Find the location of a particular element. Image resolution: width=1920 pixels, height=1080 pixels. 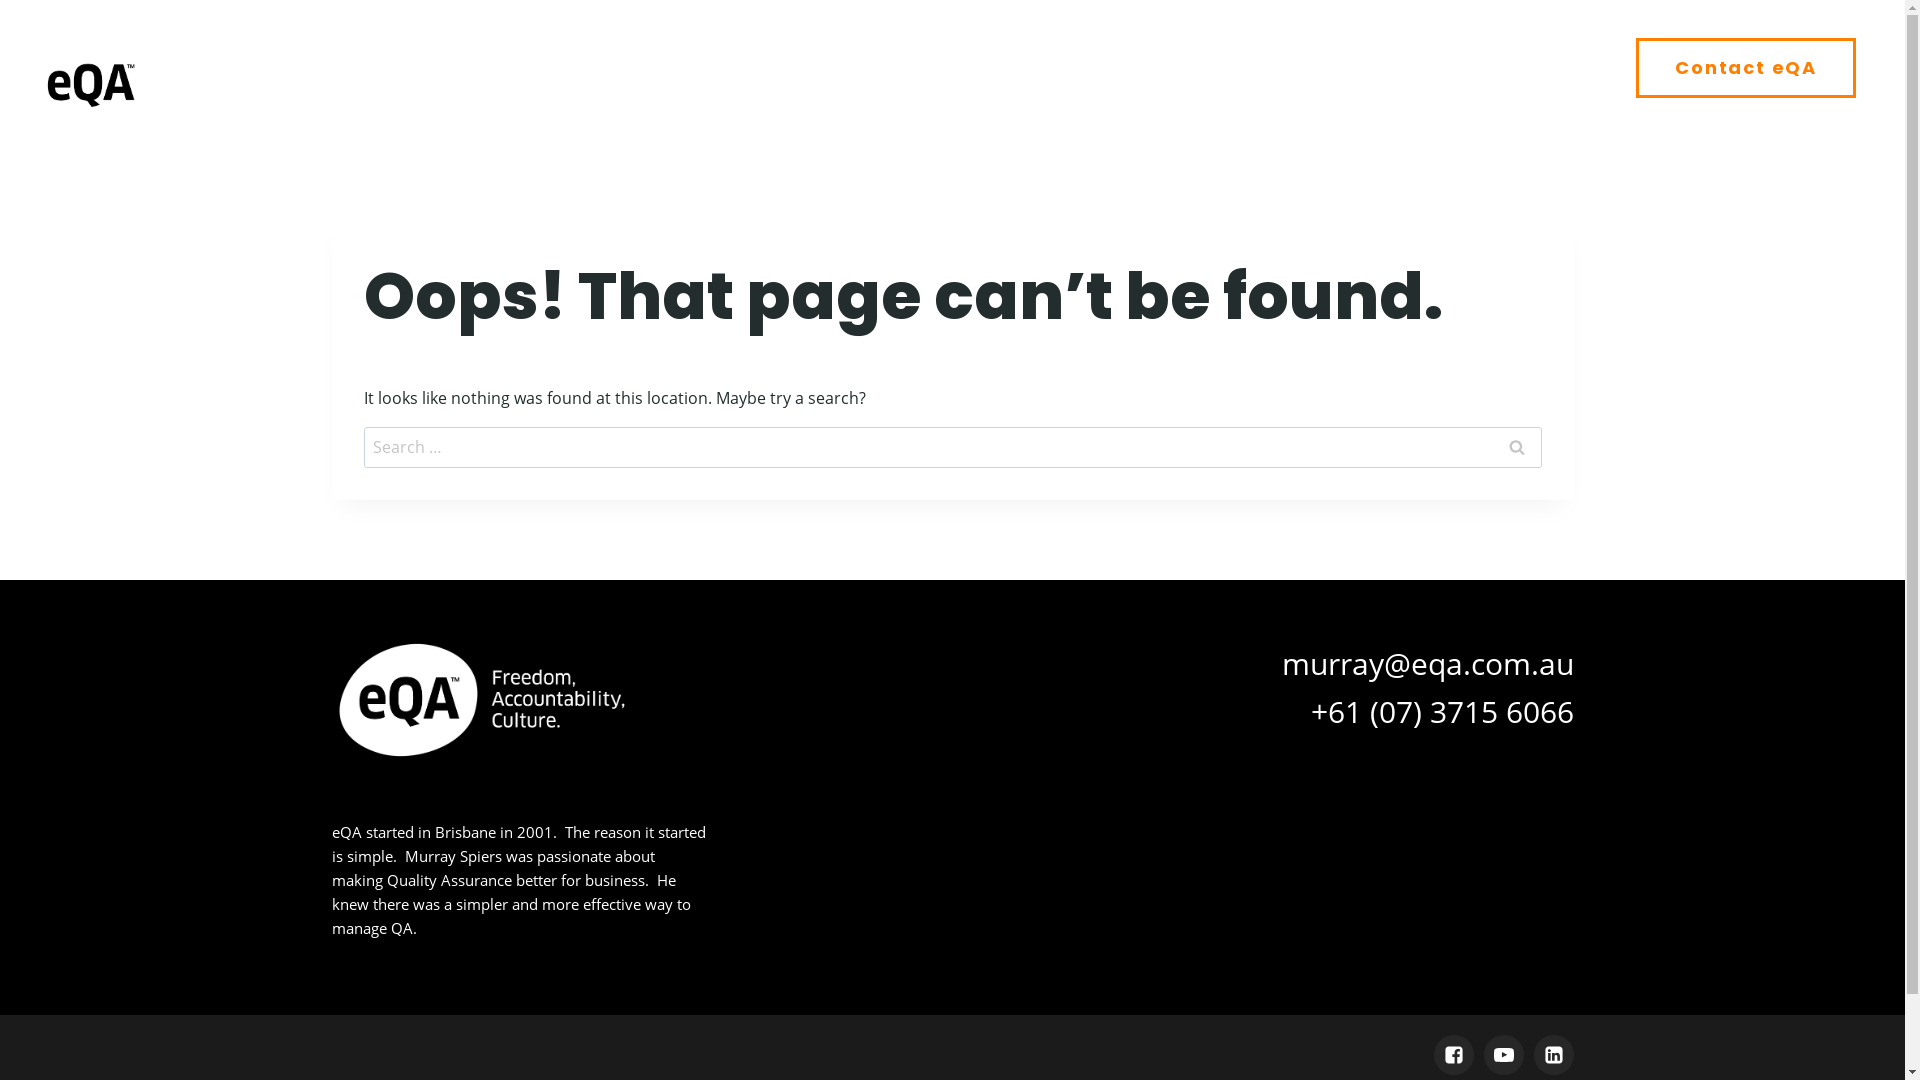

'murray@eqa.com.au' is located at coordinates (1427, 662).